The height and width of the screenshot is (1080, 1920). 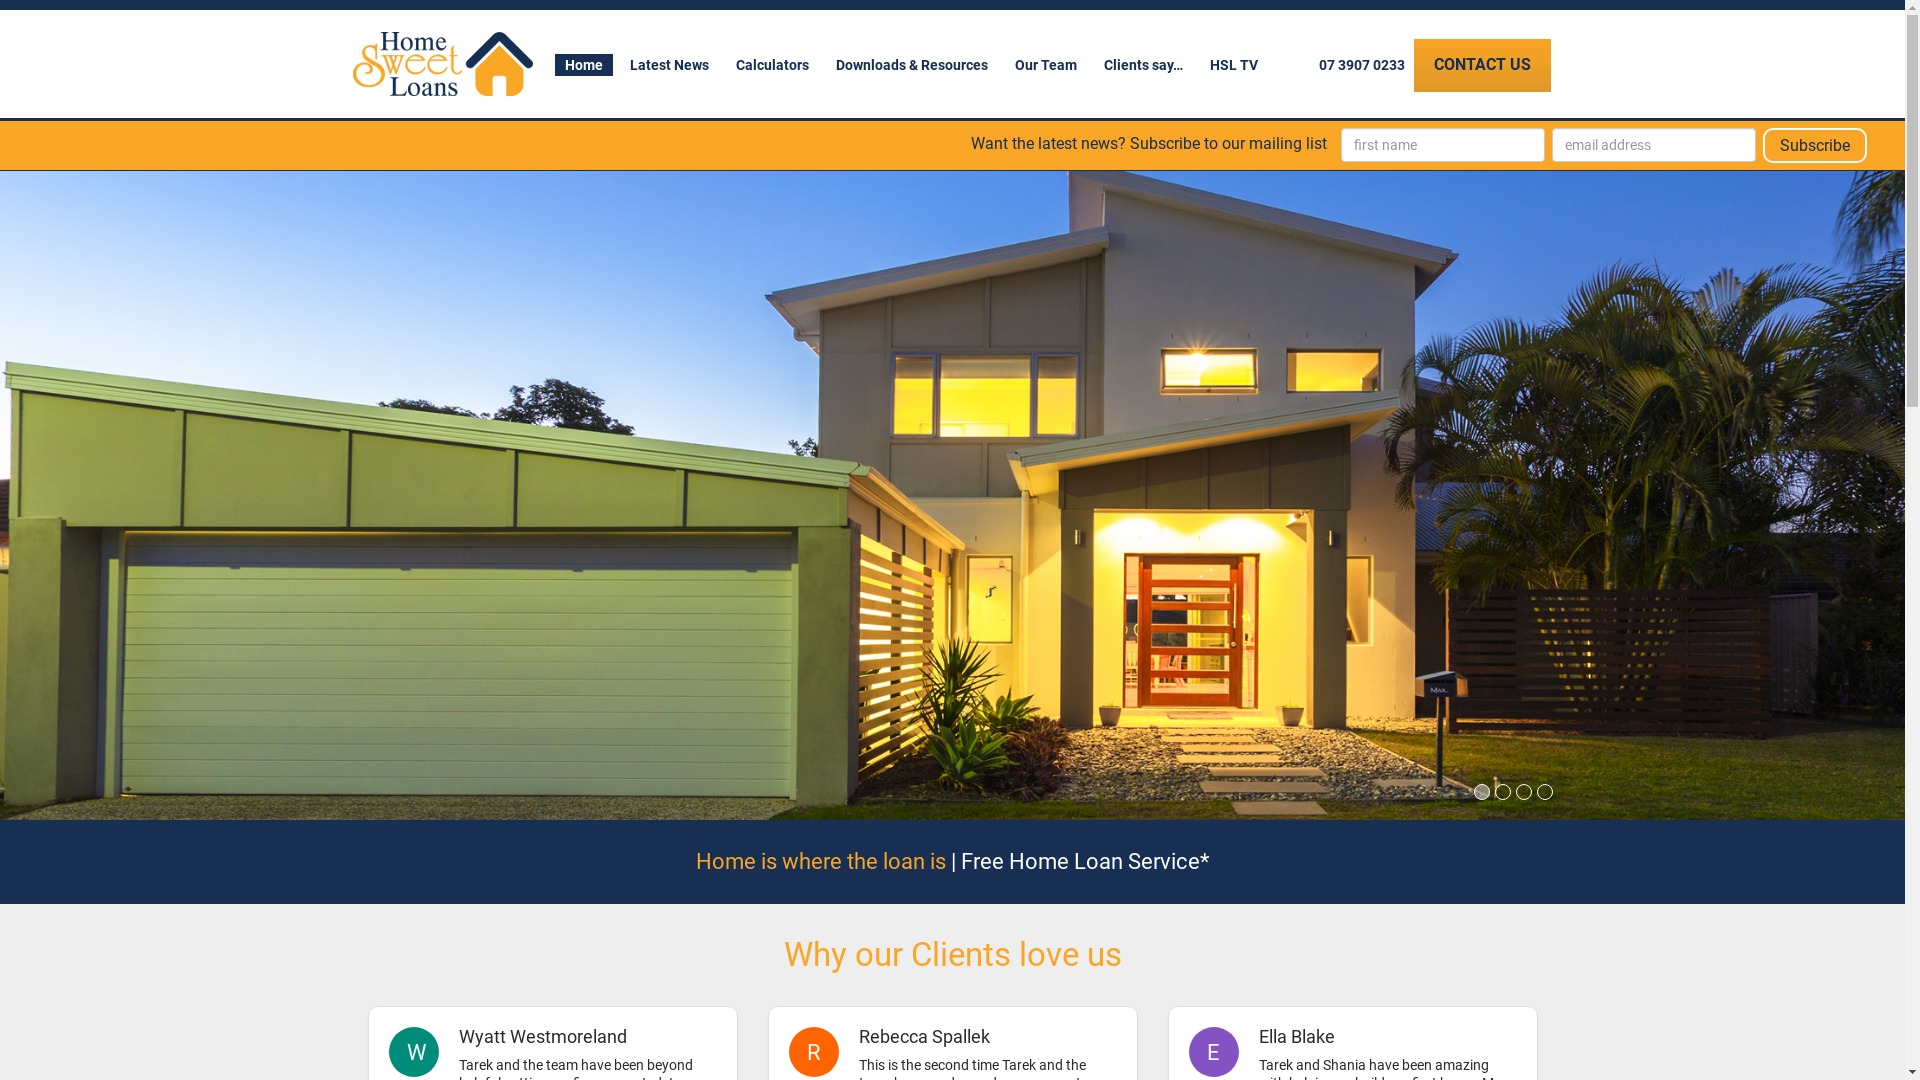 What do you see at coordinates (1814, 144) in the screenshot?
I see `'Subscribe'` at bounding box center [1814, 144].